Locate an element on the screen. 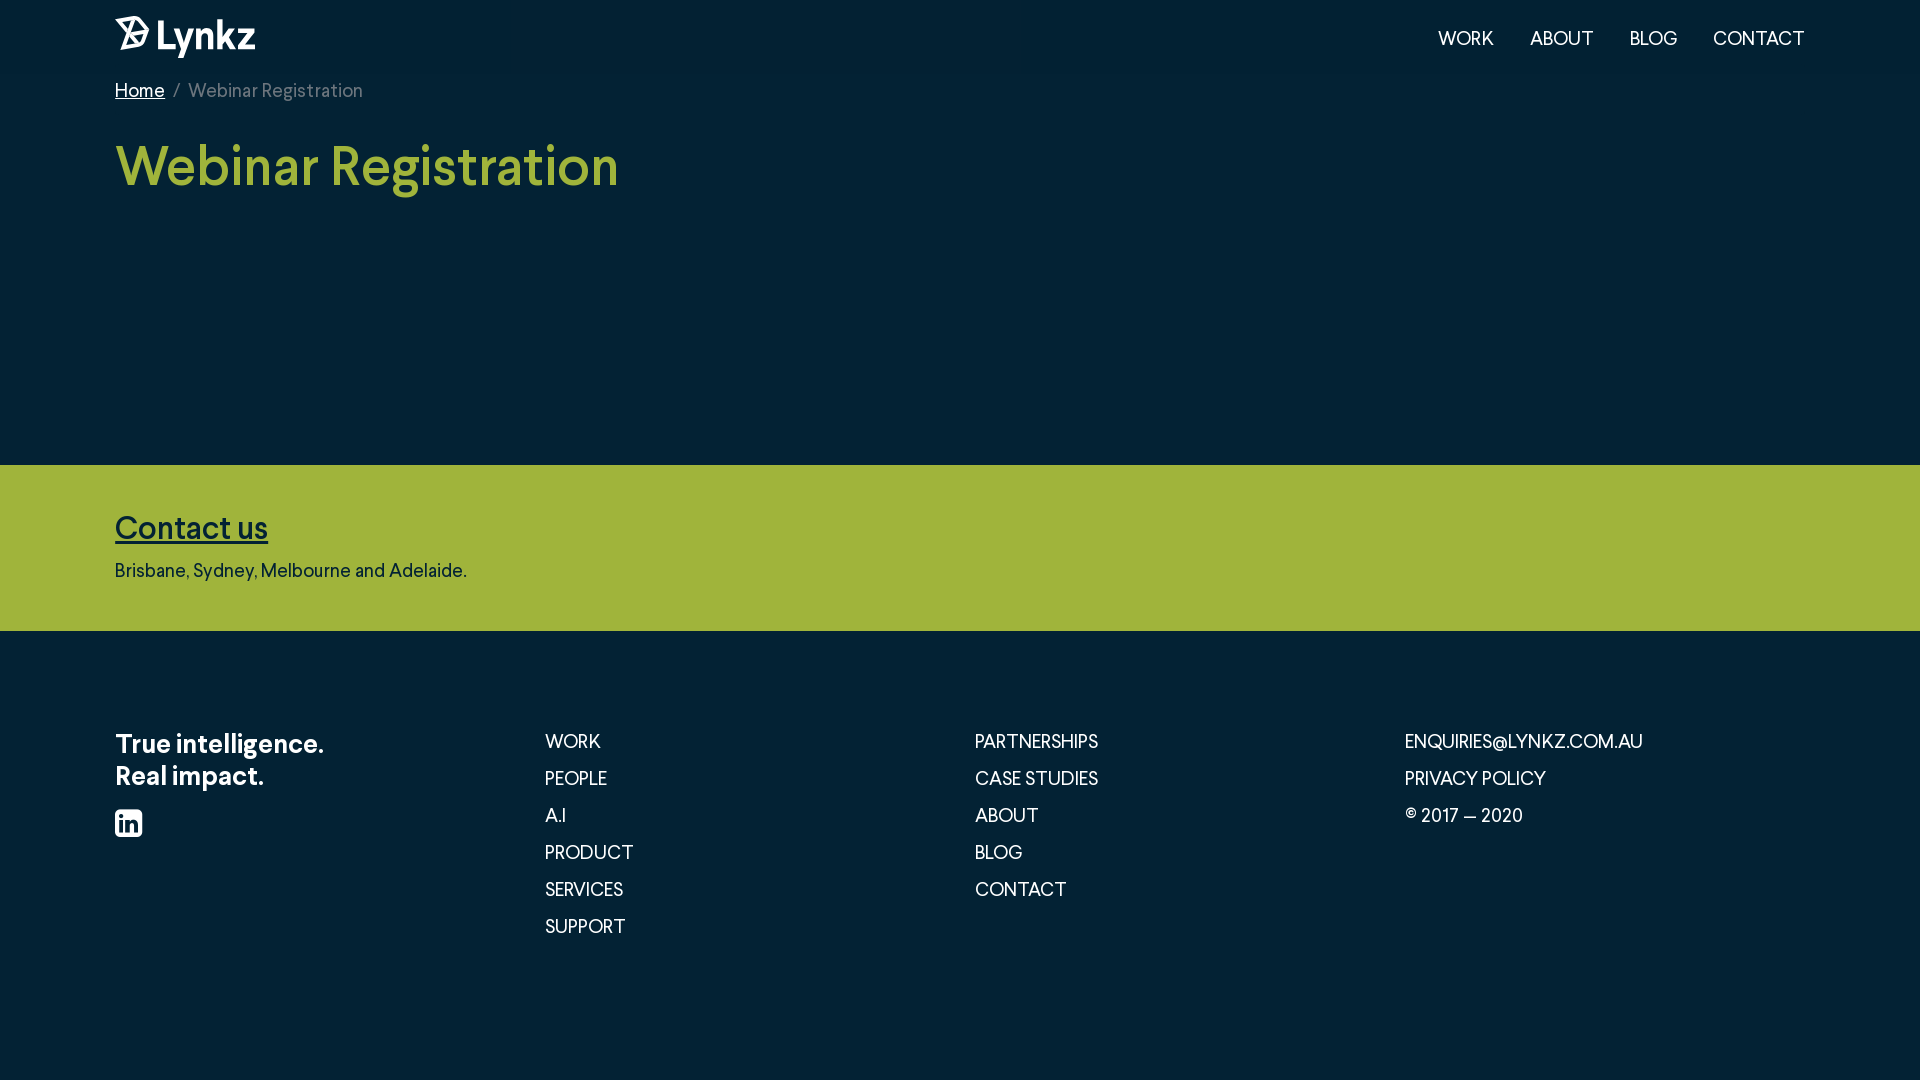 The height and width of the screenshot is (1080, 1920). 'SERVICES' is located at coordinates (583, 887).